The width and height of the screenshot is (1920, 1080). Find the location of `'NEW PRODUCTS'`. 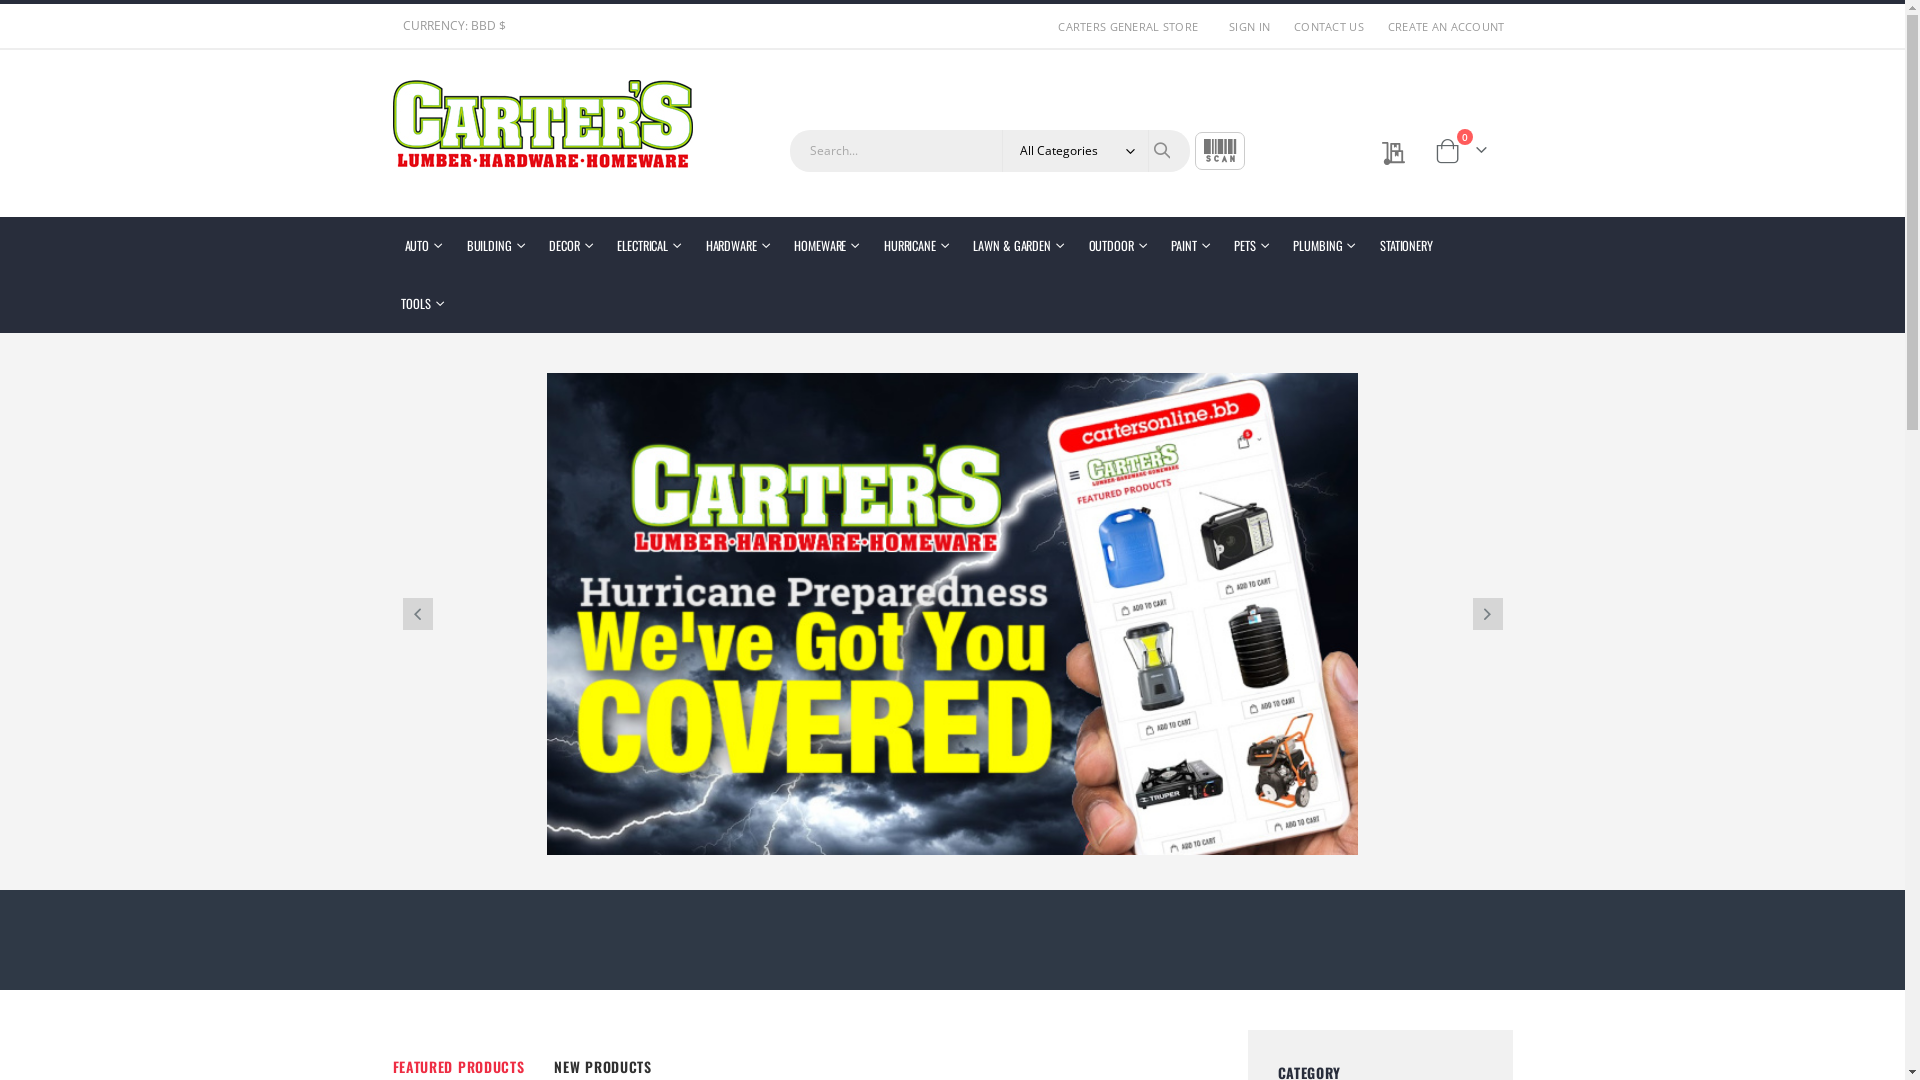

'NEW PRODUCTS' is located at coordinates (601, 1065).